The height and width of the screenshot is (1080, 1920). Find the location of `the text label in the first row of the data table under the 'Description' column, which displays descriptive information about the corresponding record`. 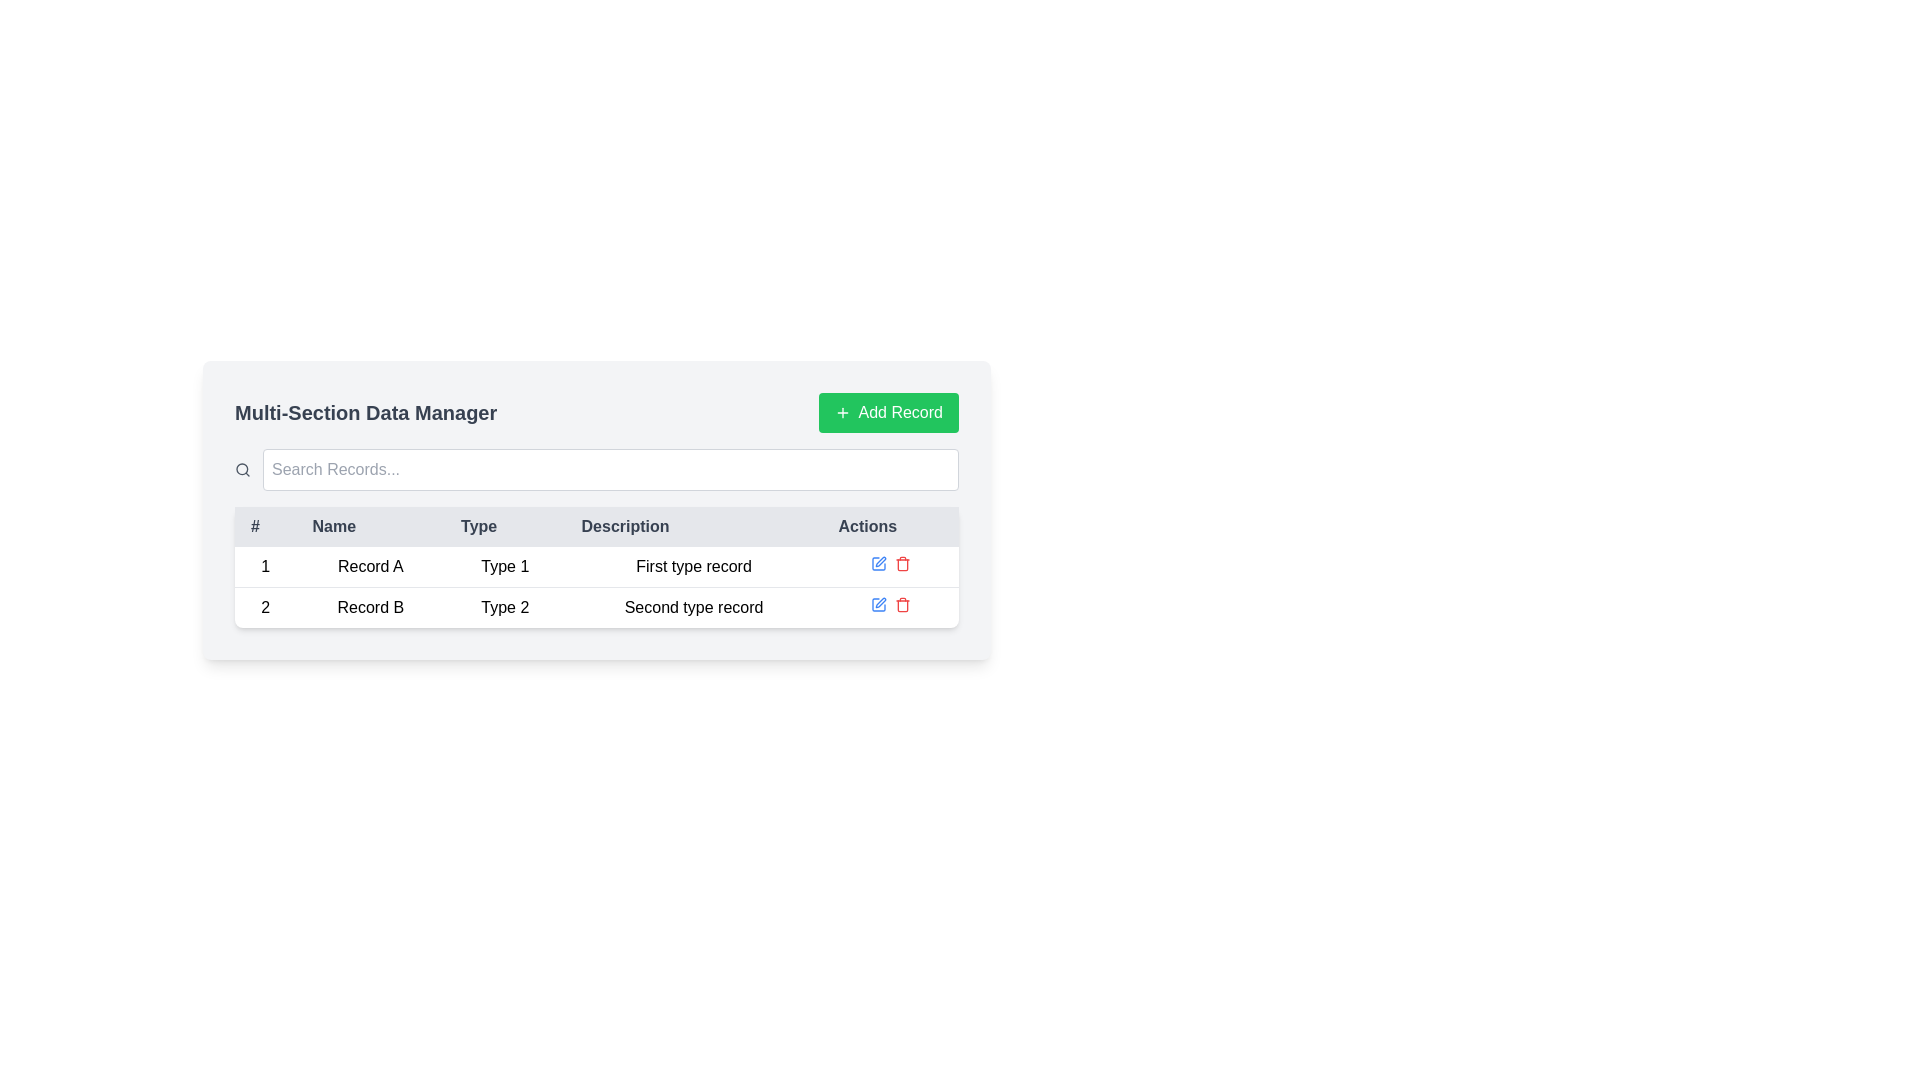

the text label in the first row of the data table under the 'Description' column, which displays descriptive information about the corresponding record is located at coordinates (694, 567).